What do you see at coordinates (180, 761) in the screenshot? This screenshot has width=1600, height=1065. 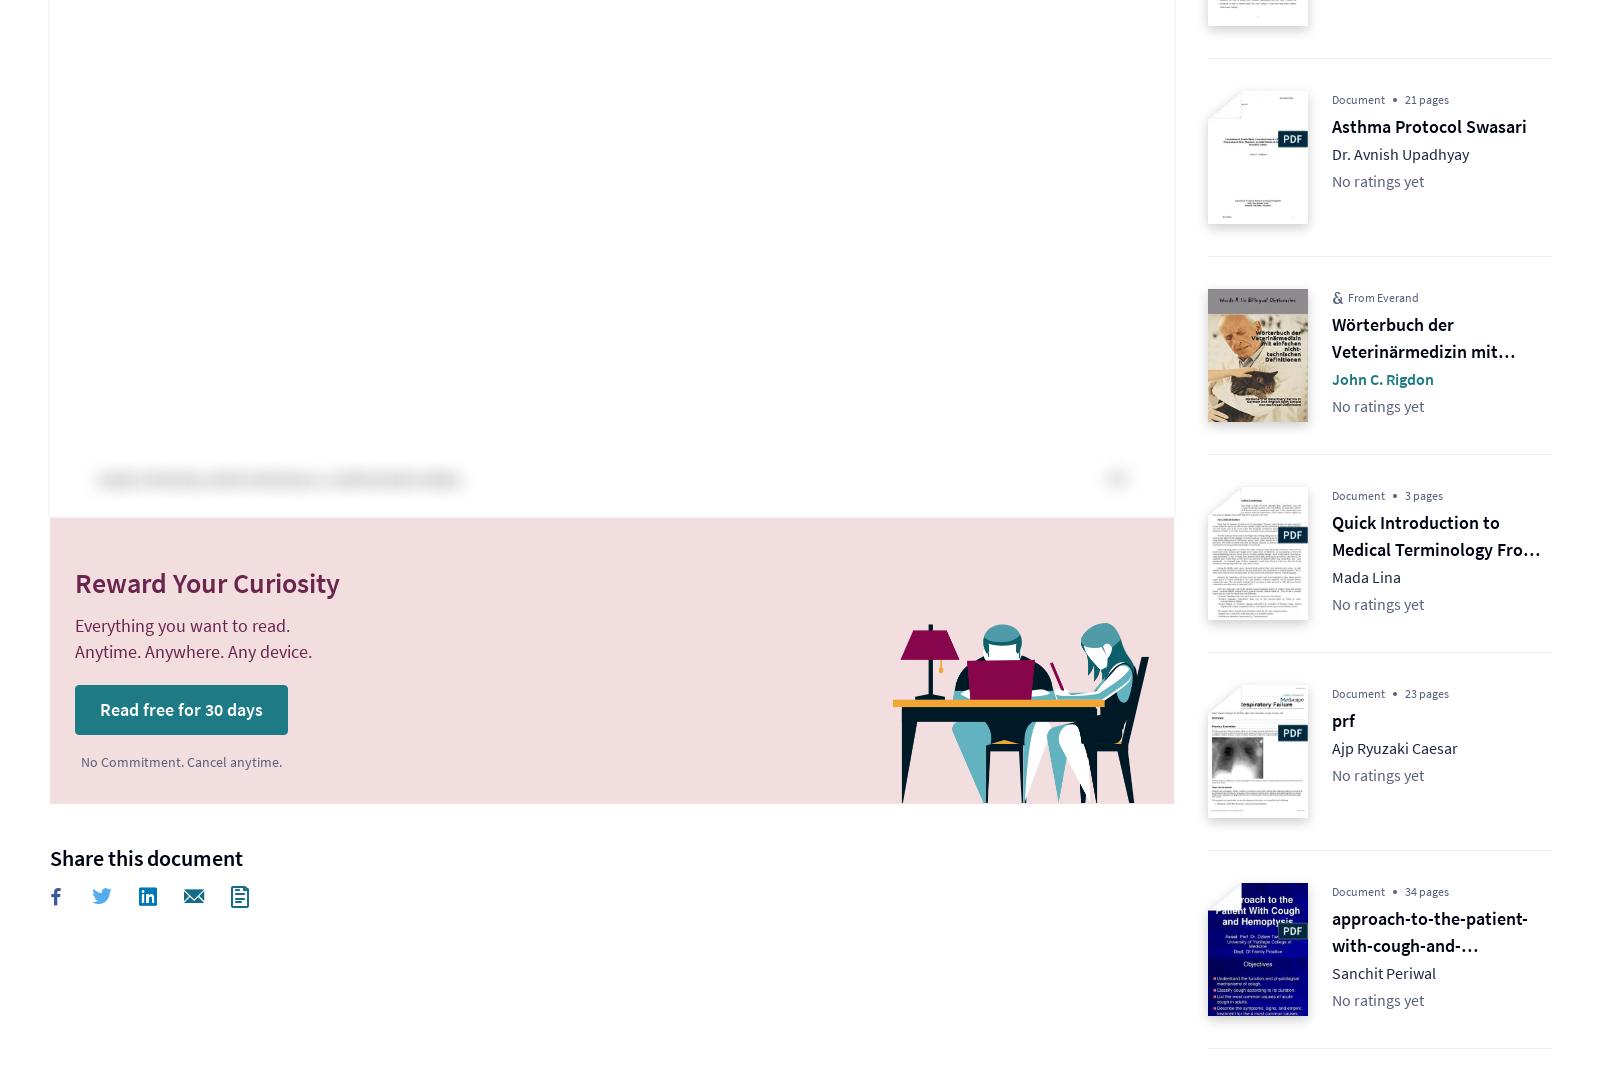 I see `'No Commitment. Cancel anytime.'` at bounding box center [180, 761].